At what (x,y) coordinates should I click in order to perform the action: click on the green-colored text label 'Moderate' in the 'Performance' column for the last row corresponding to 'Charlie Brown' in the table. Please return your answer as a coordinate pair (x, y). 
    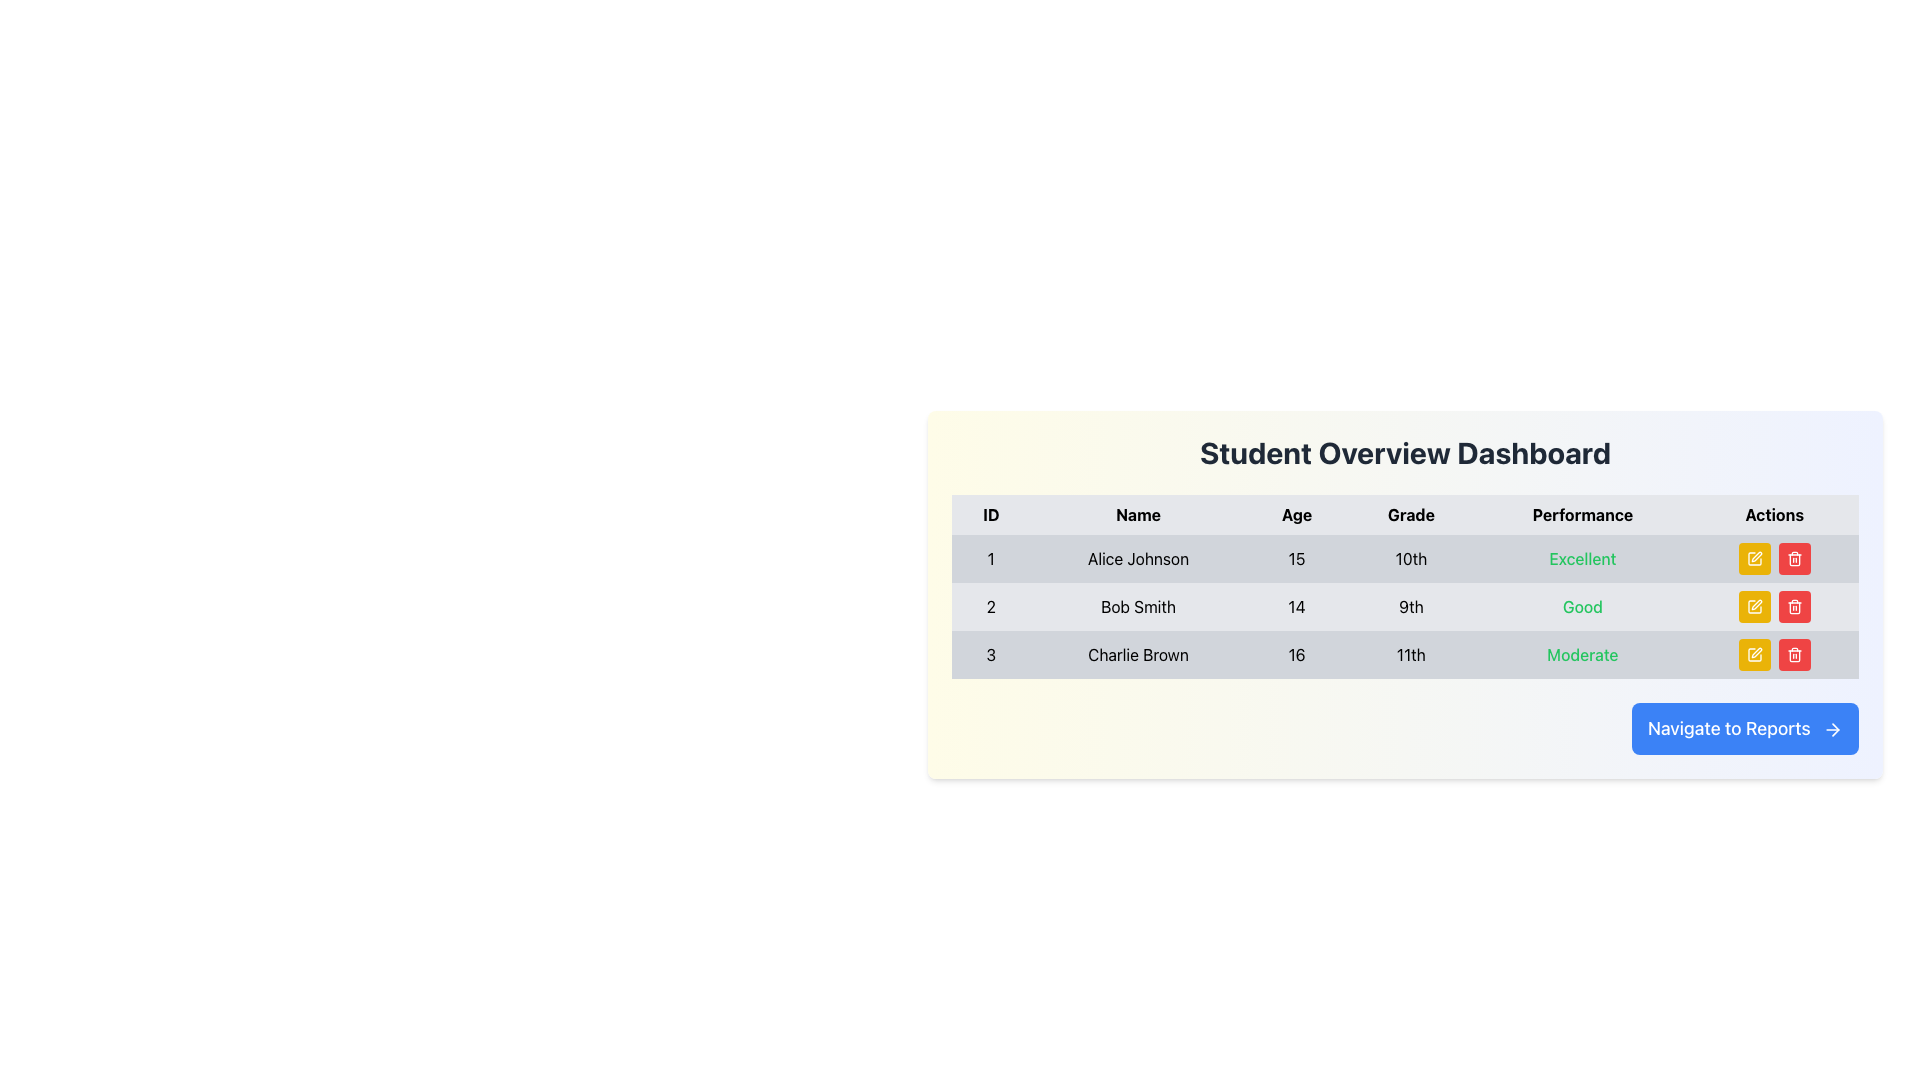
    Looking at the image, I should click on (1581, 655).